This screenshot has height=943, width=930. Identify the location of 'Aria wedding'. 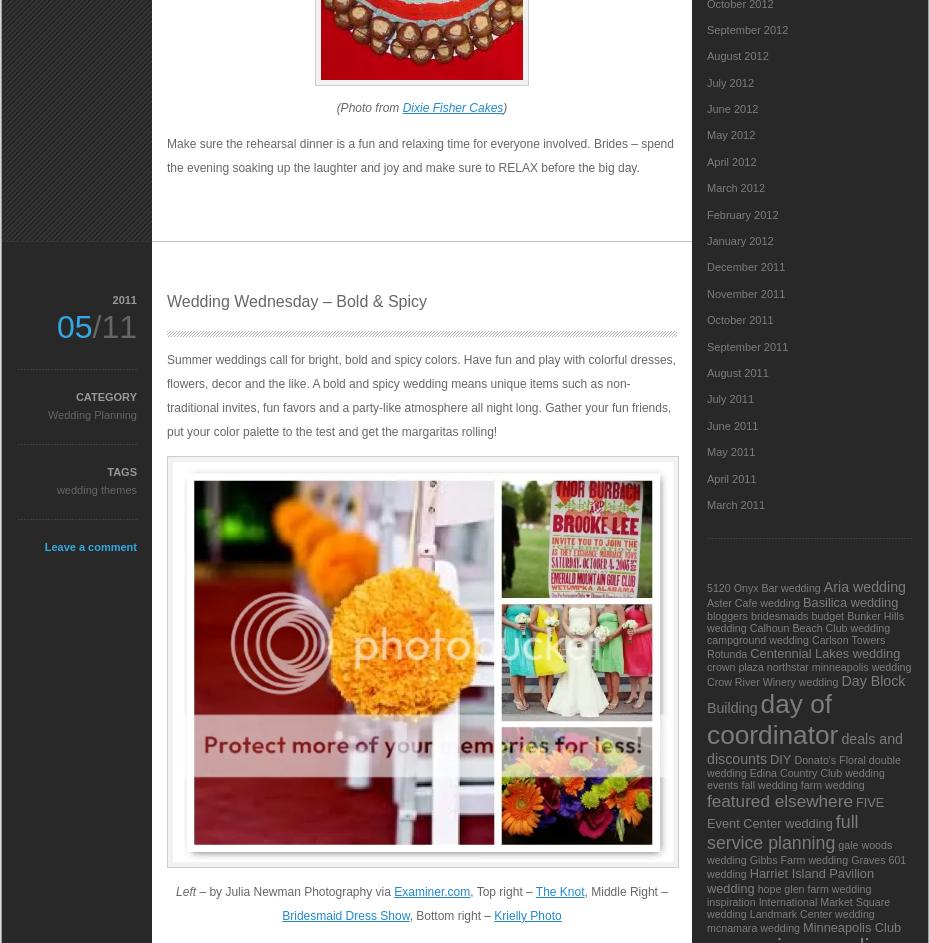
(863, 586).